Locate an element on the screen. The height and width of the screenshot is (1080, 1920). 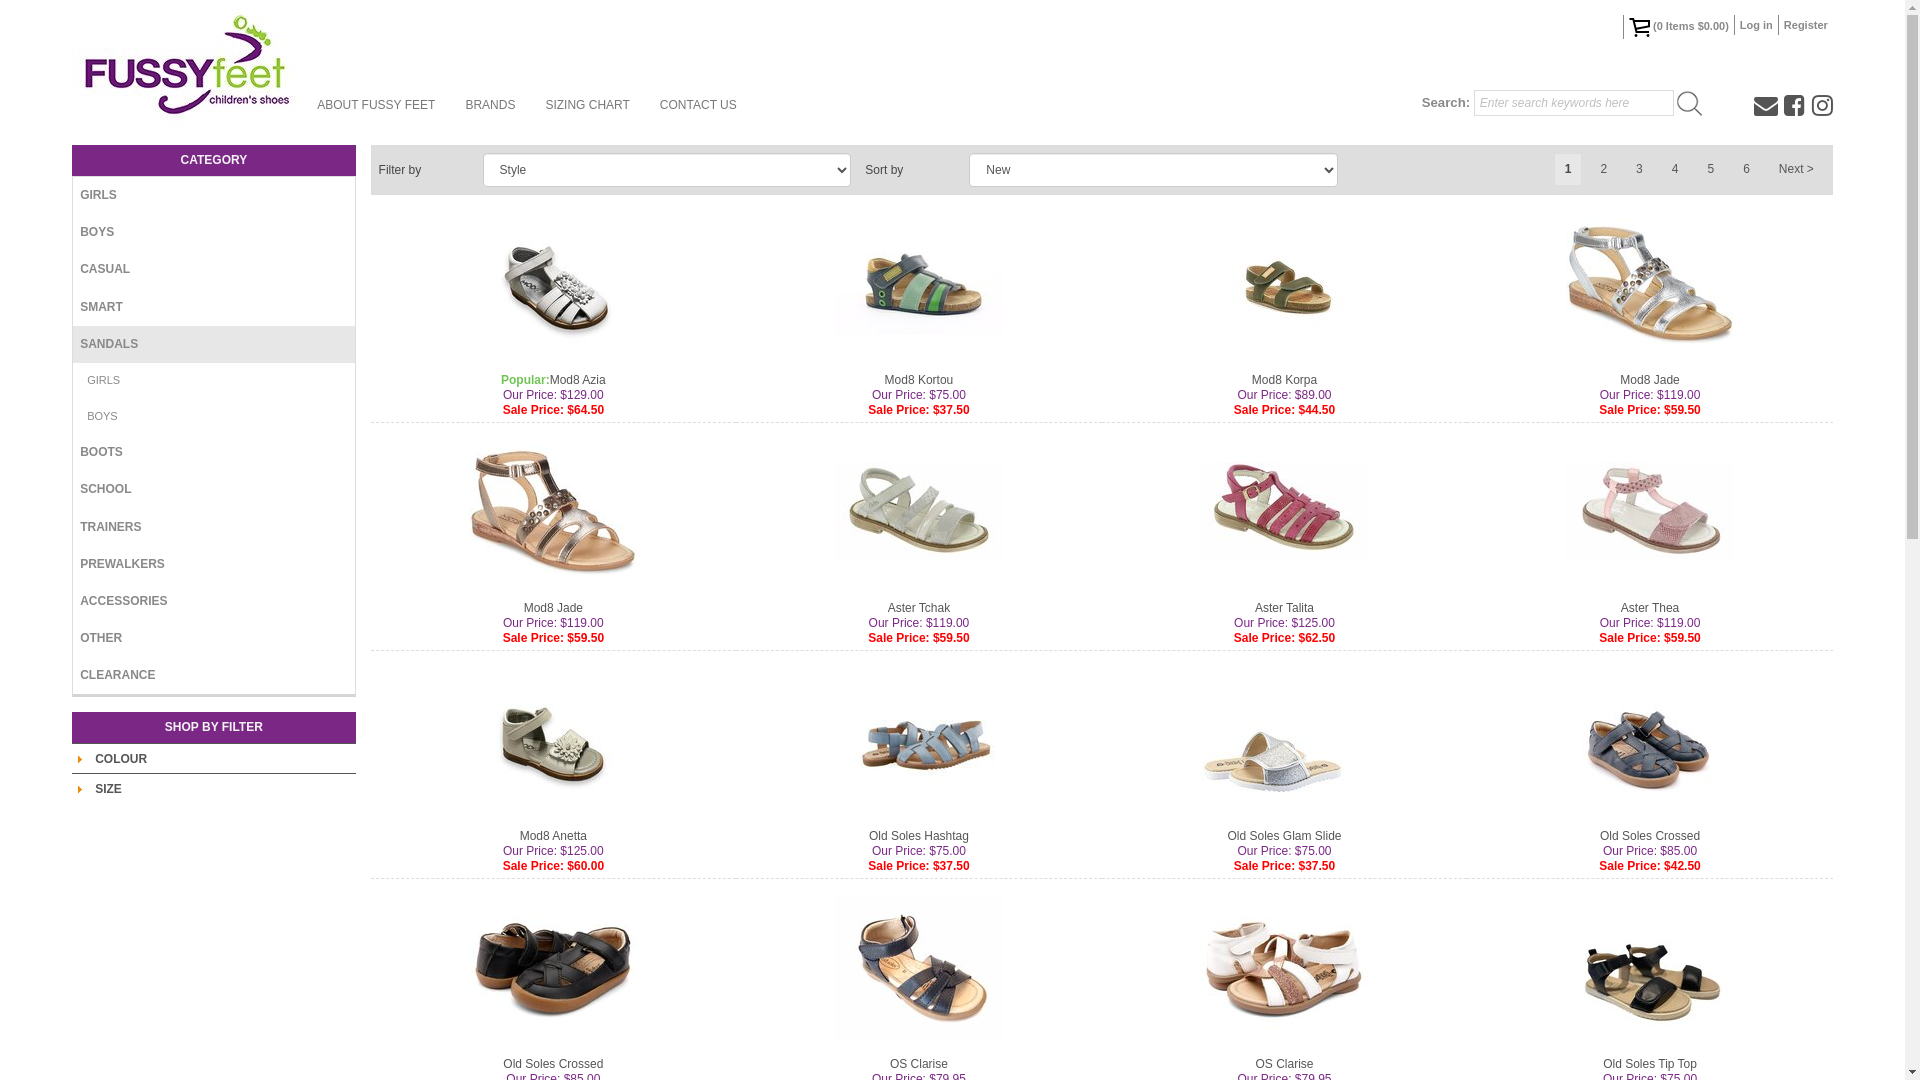
'Register' is located at coordinates (1779, 24).